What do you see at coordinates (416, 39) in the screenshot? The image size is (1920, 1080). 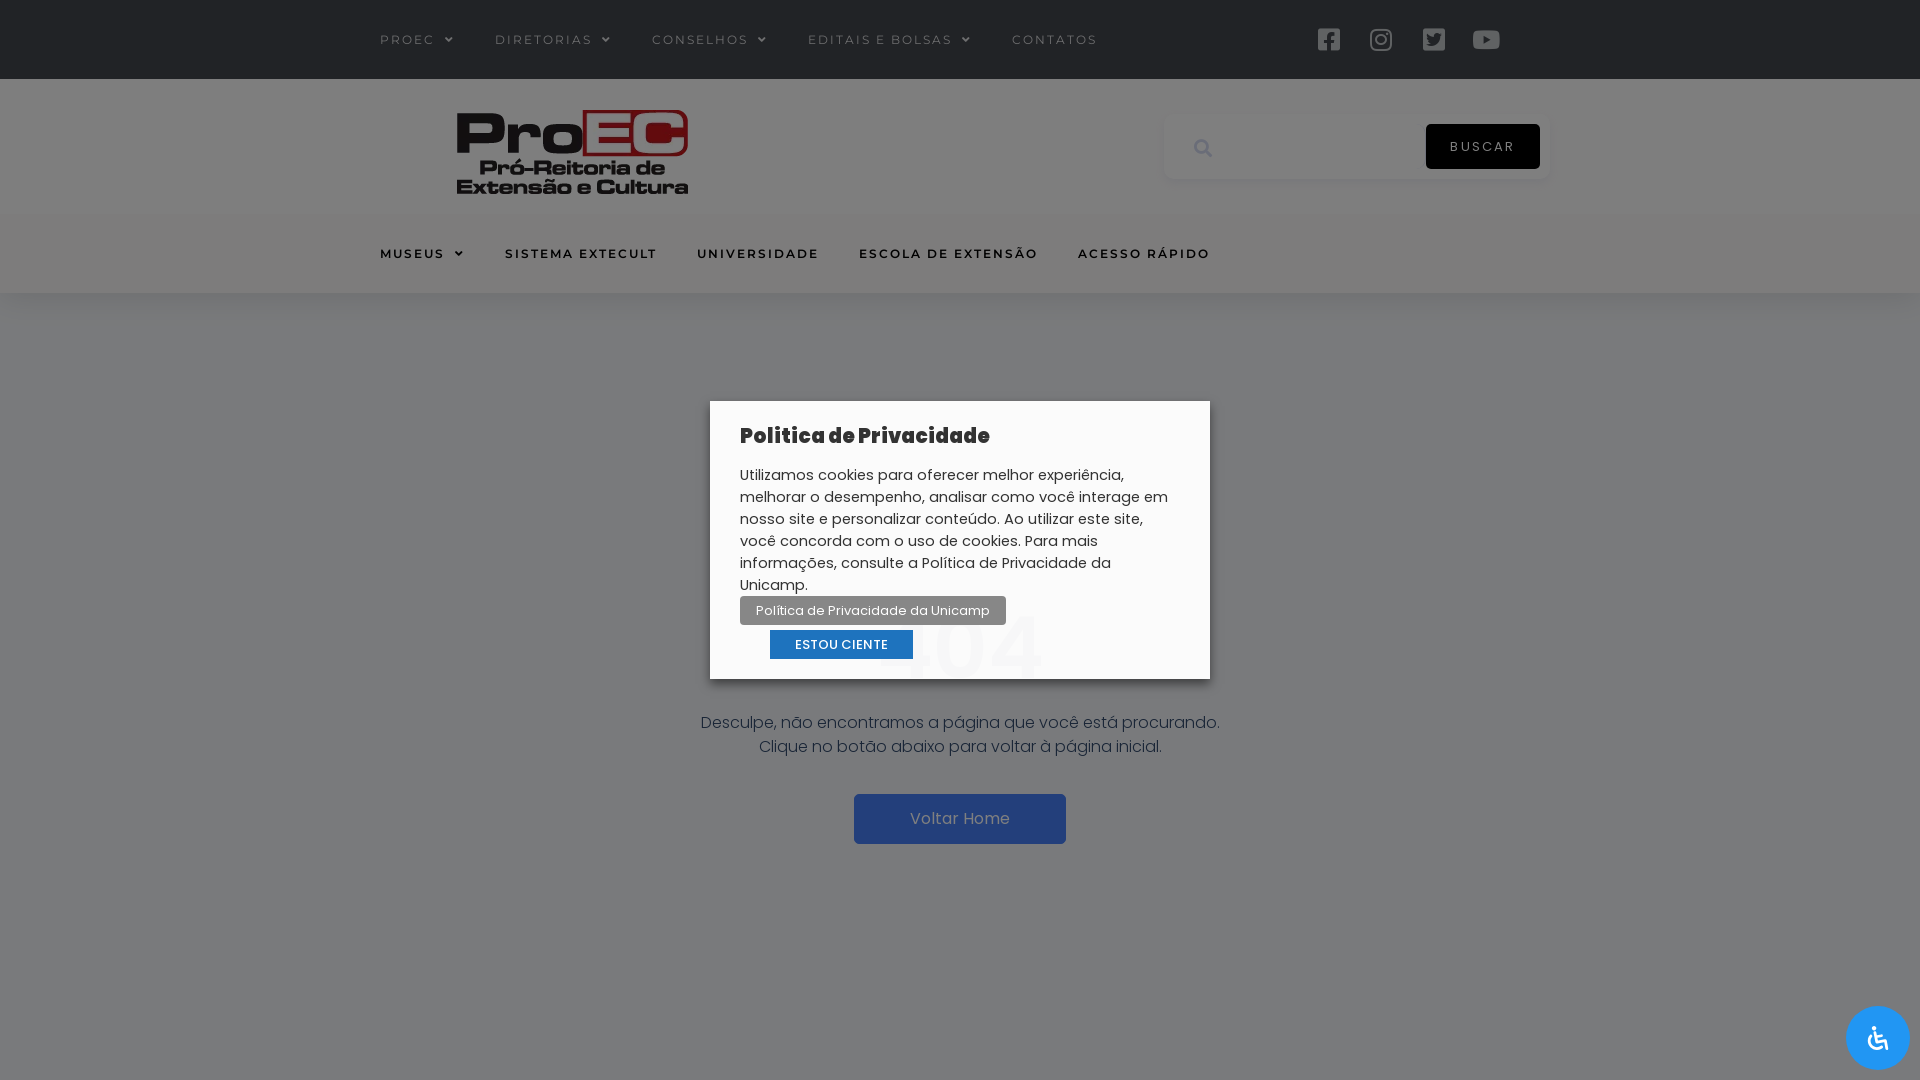 I see `'PROEC'` at bounding box center [416, 39].